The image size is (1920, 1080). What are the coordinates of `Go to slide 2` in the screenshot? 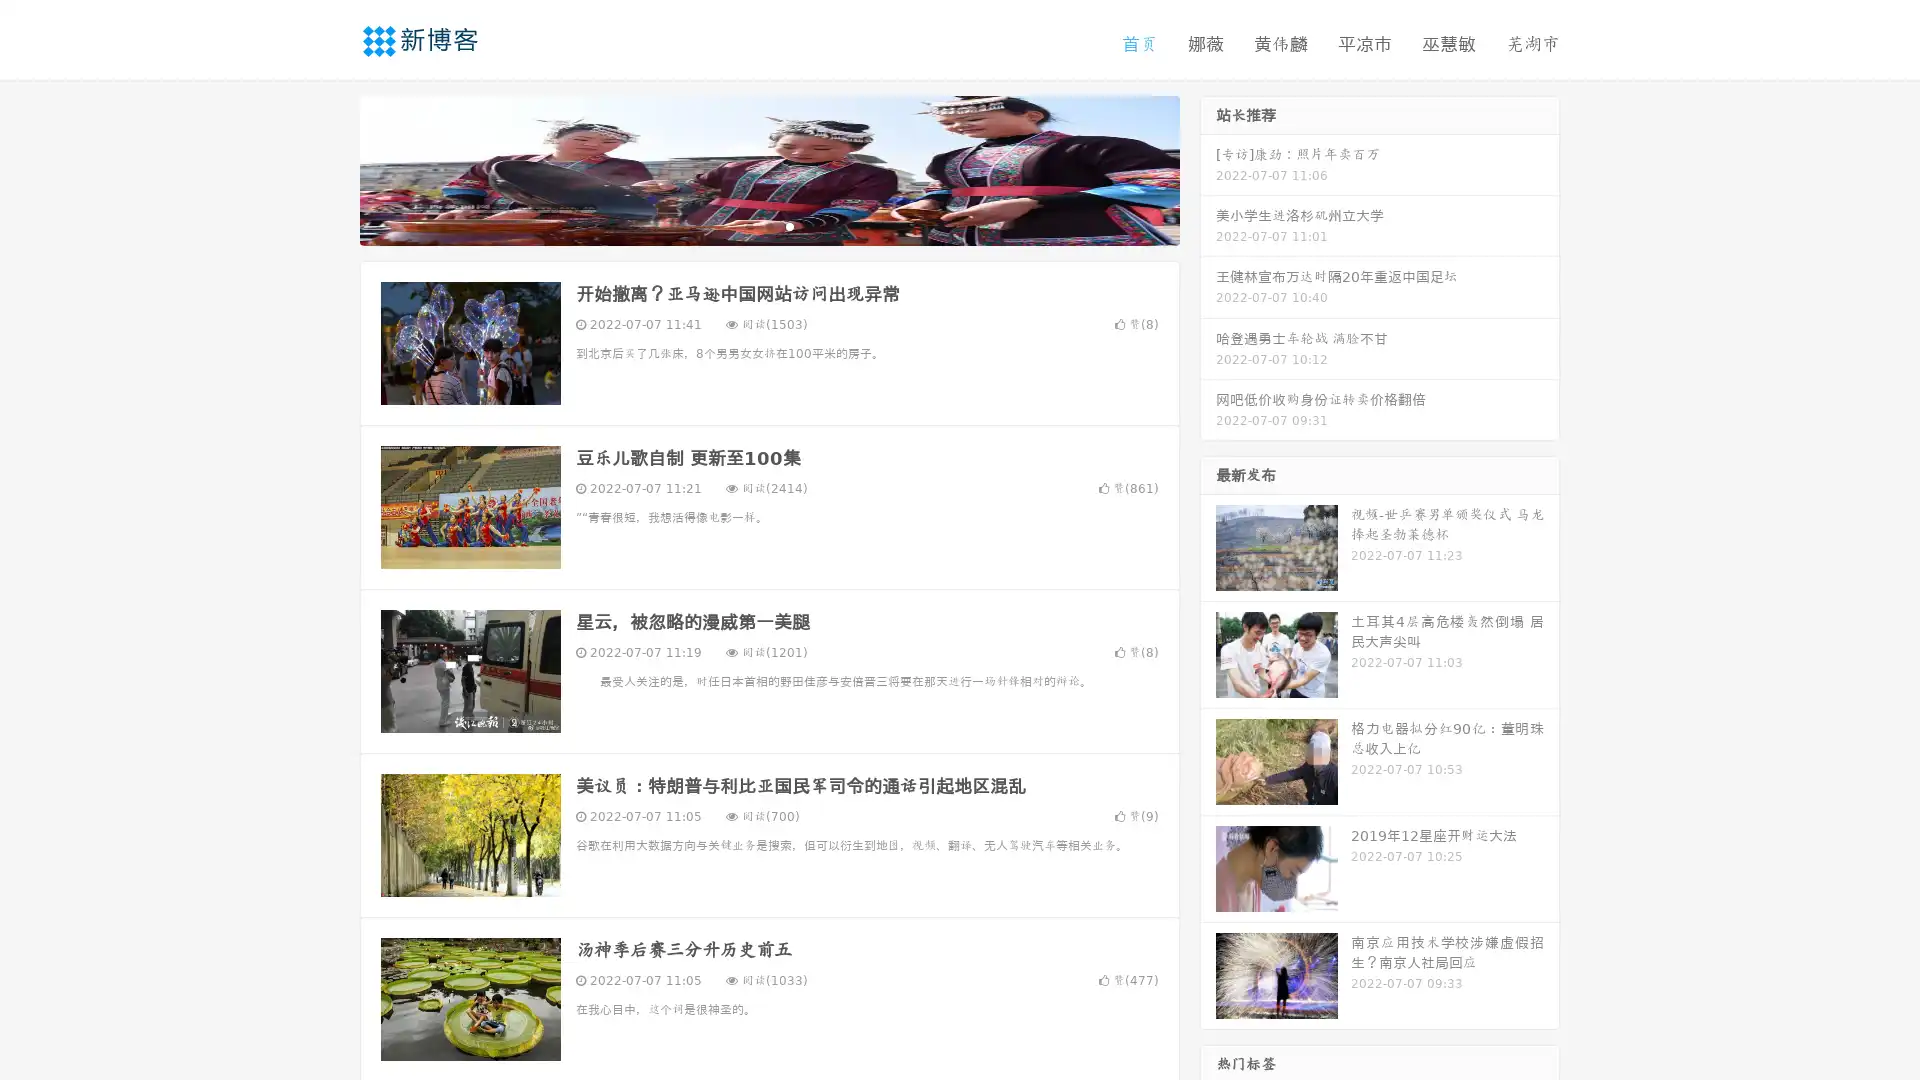 It's located at (768, 225).